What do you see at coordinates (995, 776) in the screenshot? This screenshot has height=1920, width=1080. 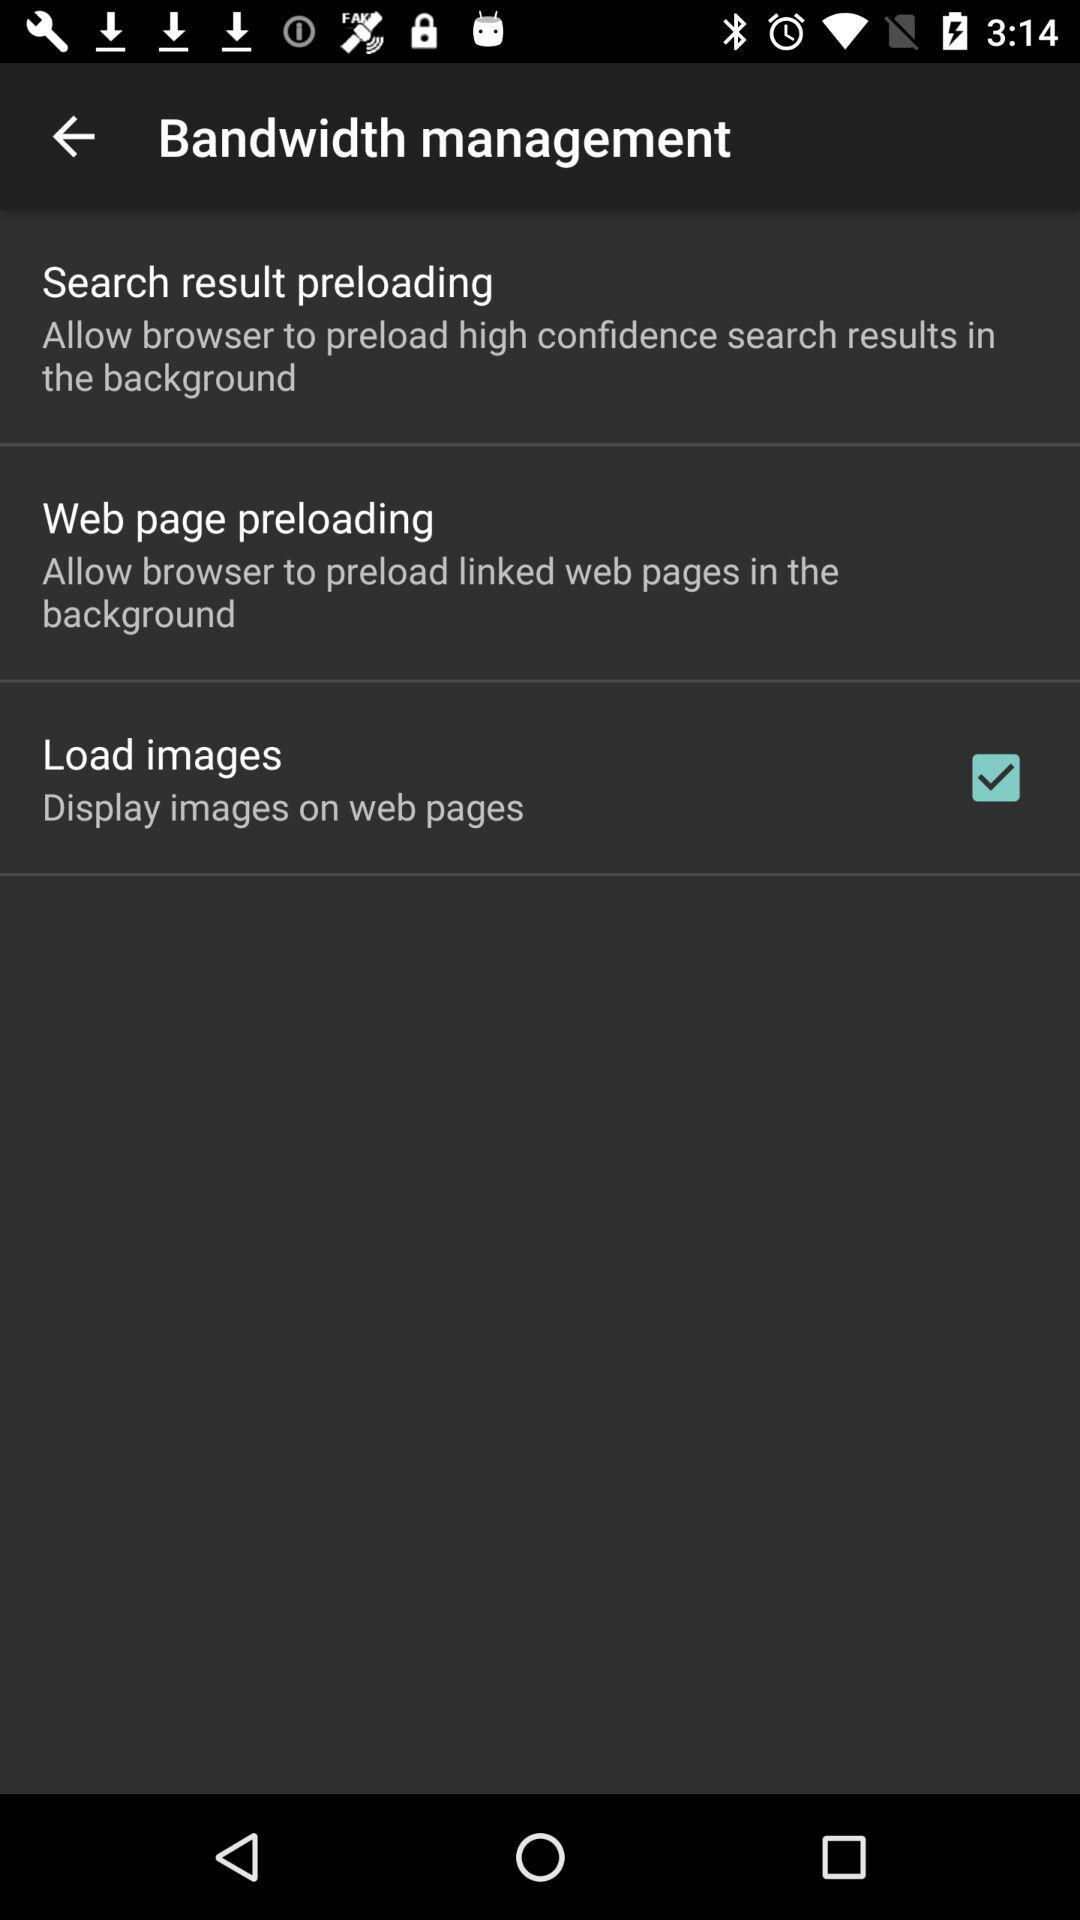 I see `item to the right of display images on item` at bounding box center [995, 776].